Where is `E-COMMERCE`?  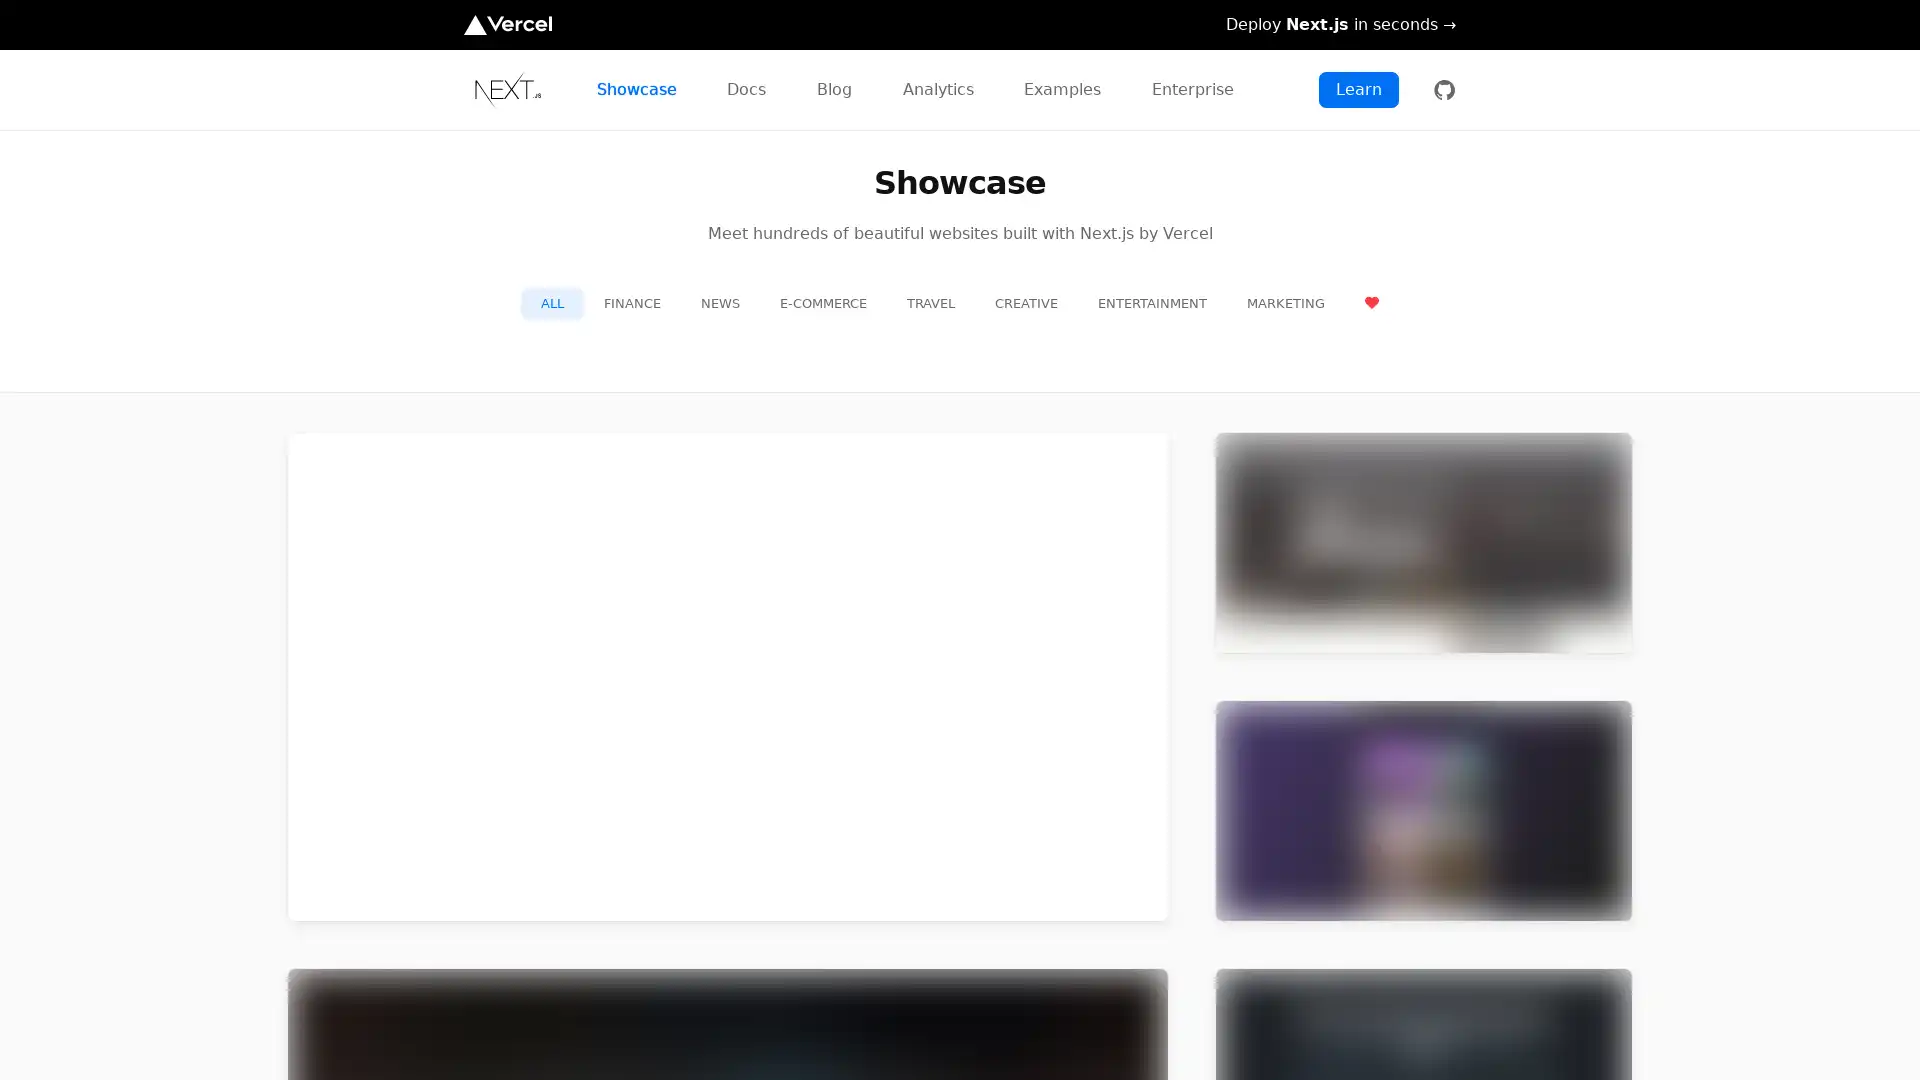 E-COMMERCE is located at coordinates (823, 303).